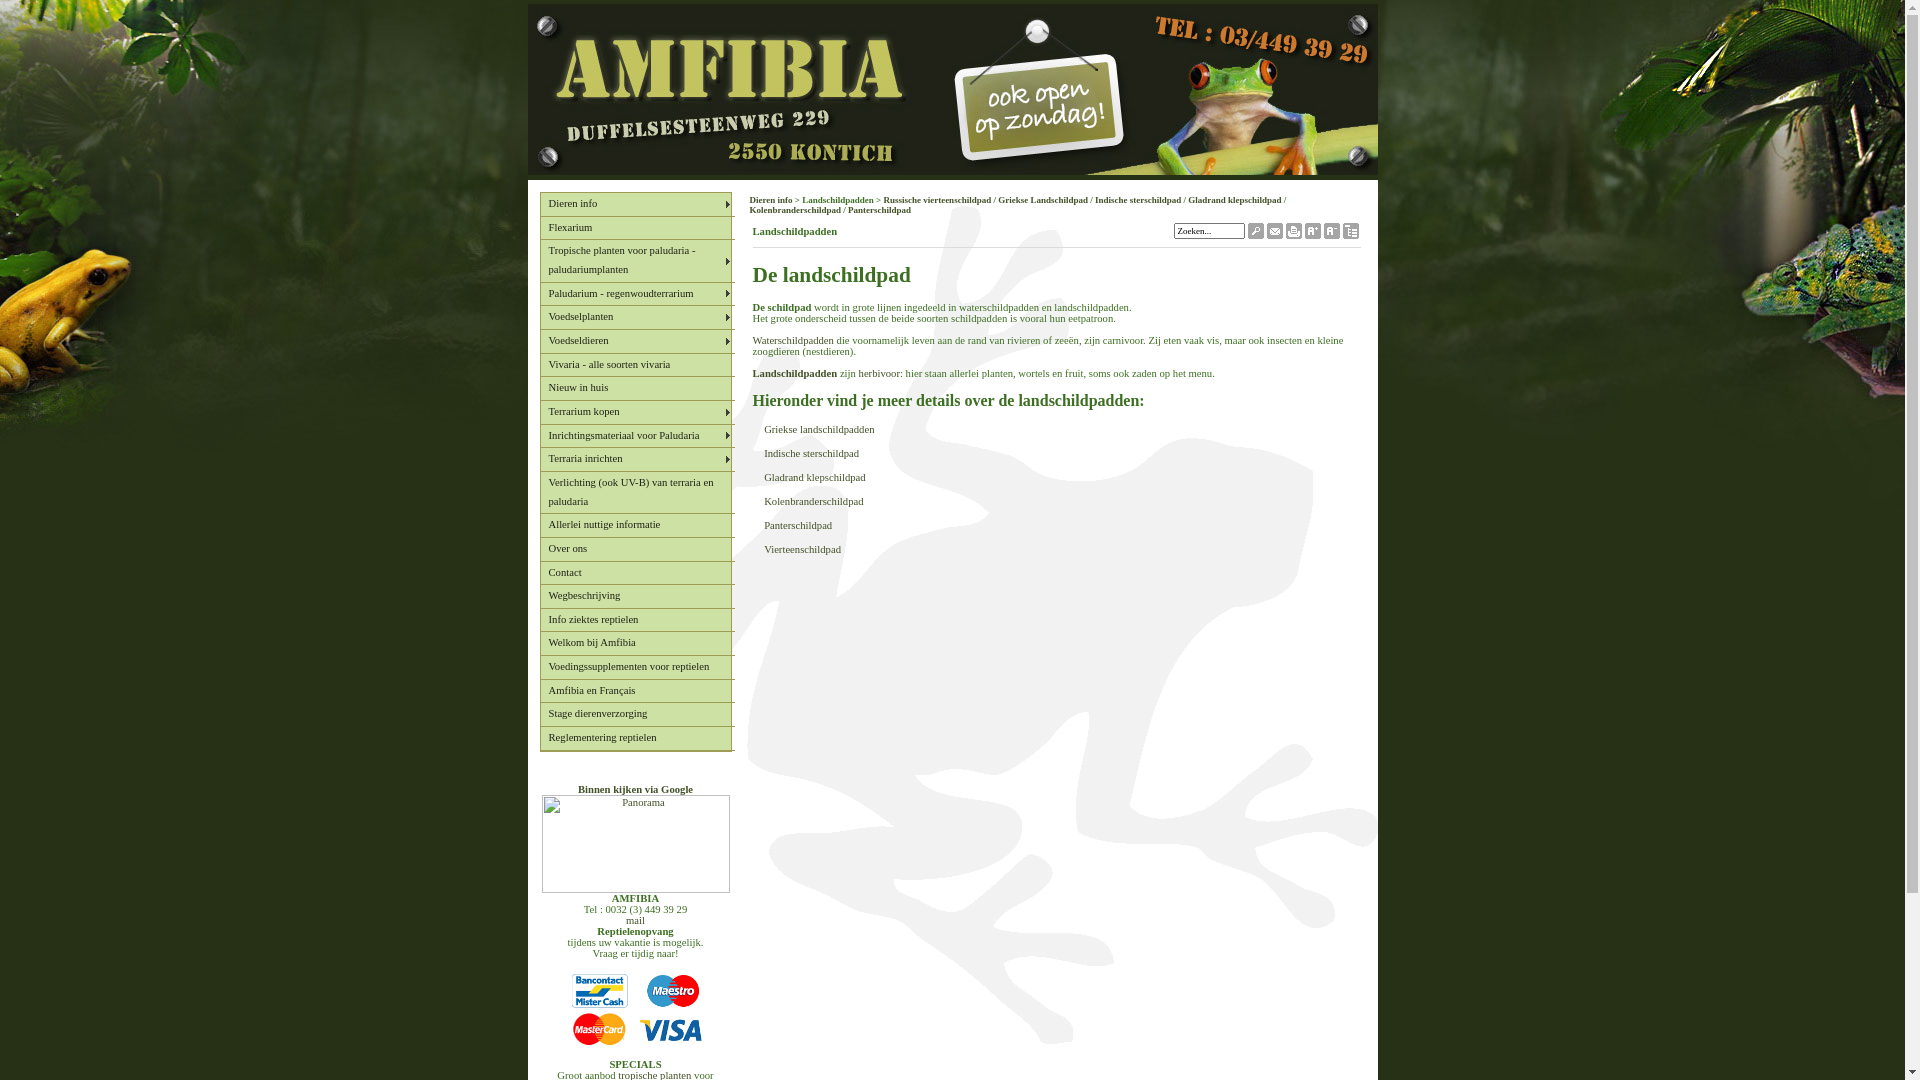  What do you see at coordinates (539, 411) in the screenshot?
I see `'Terrarium kopen'` at bounding box center [539, 411].